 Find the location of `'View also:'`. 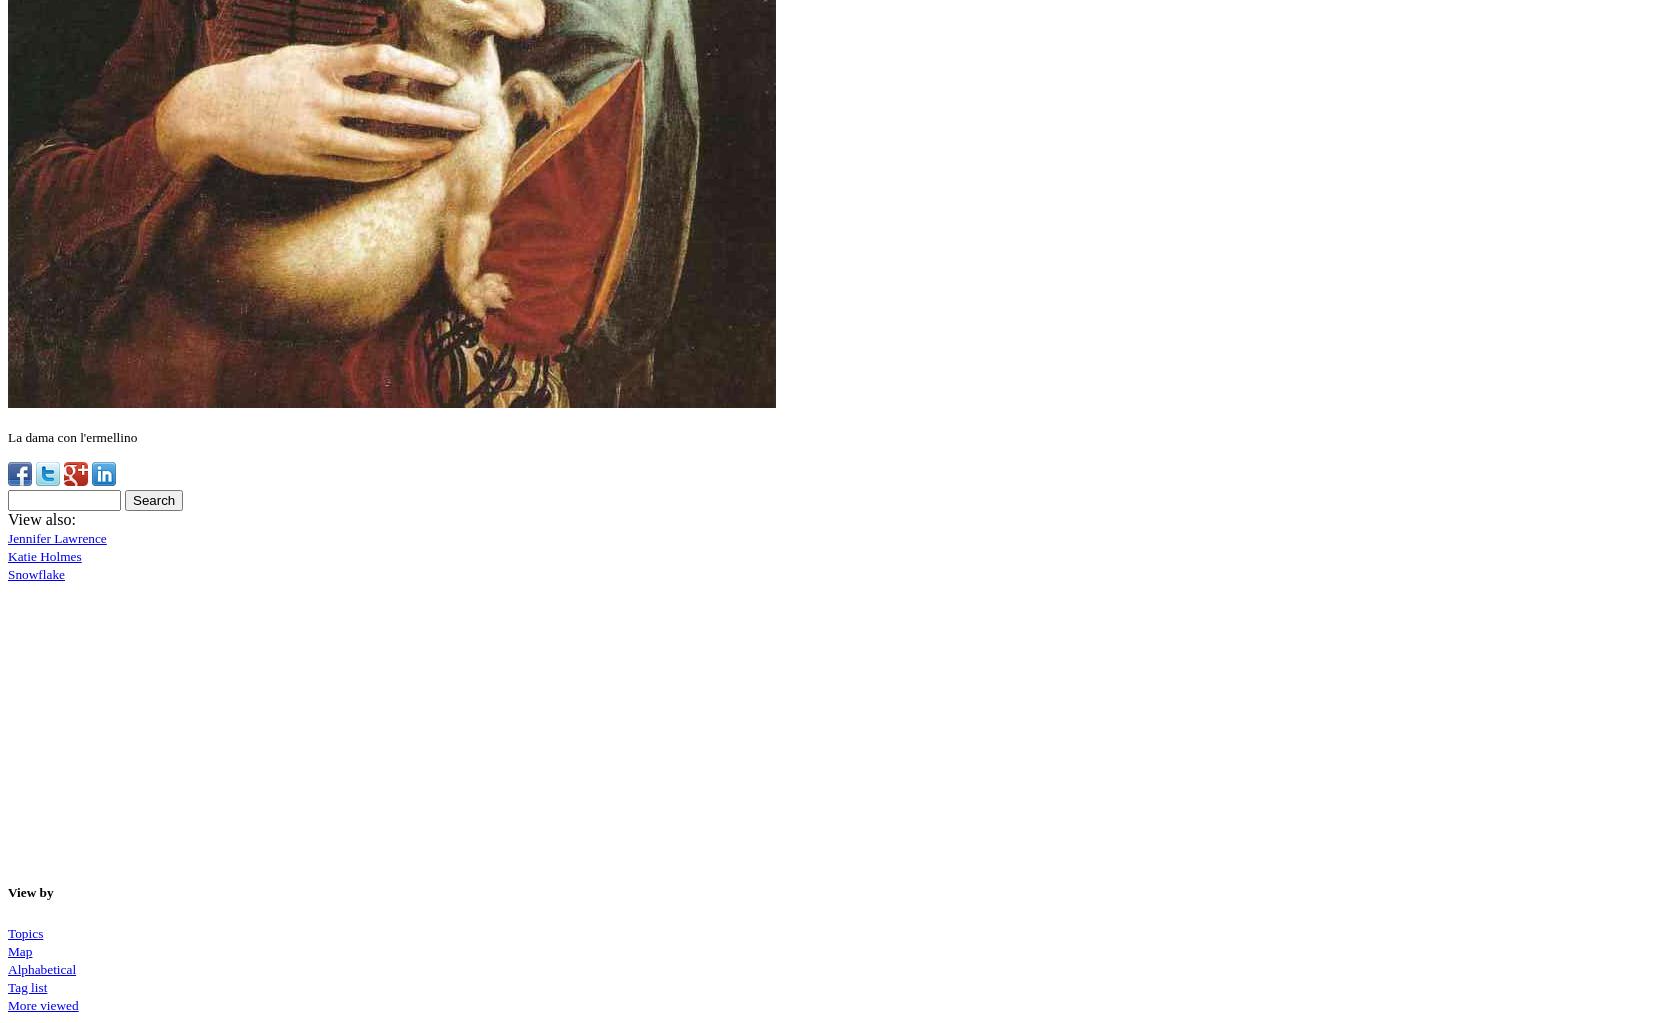

'View also:' is located at coordinates (40, 518).